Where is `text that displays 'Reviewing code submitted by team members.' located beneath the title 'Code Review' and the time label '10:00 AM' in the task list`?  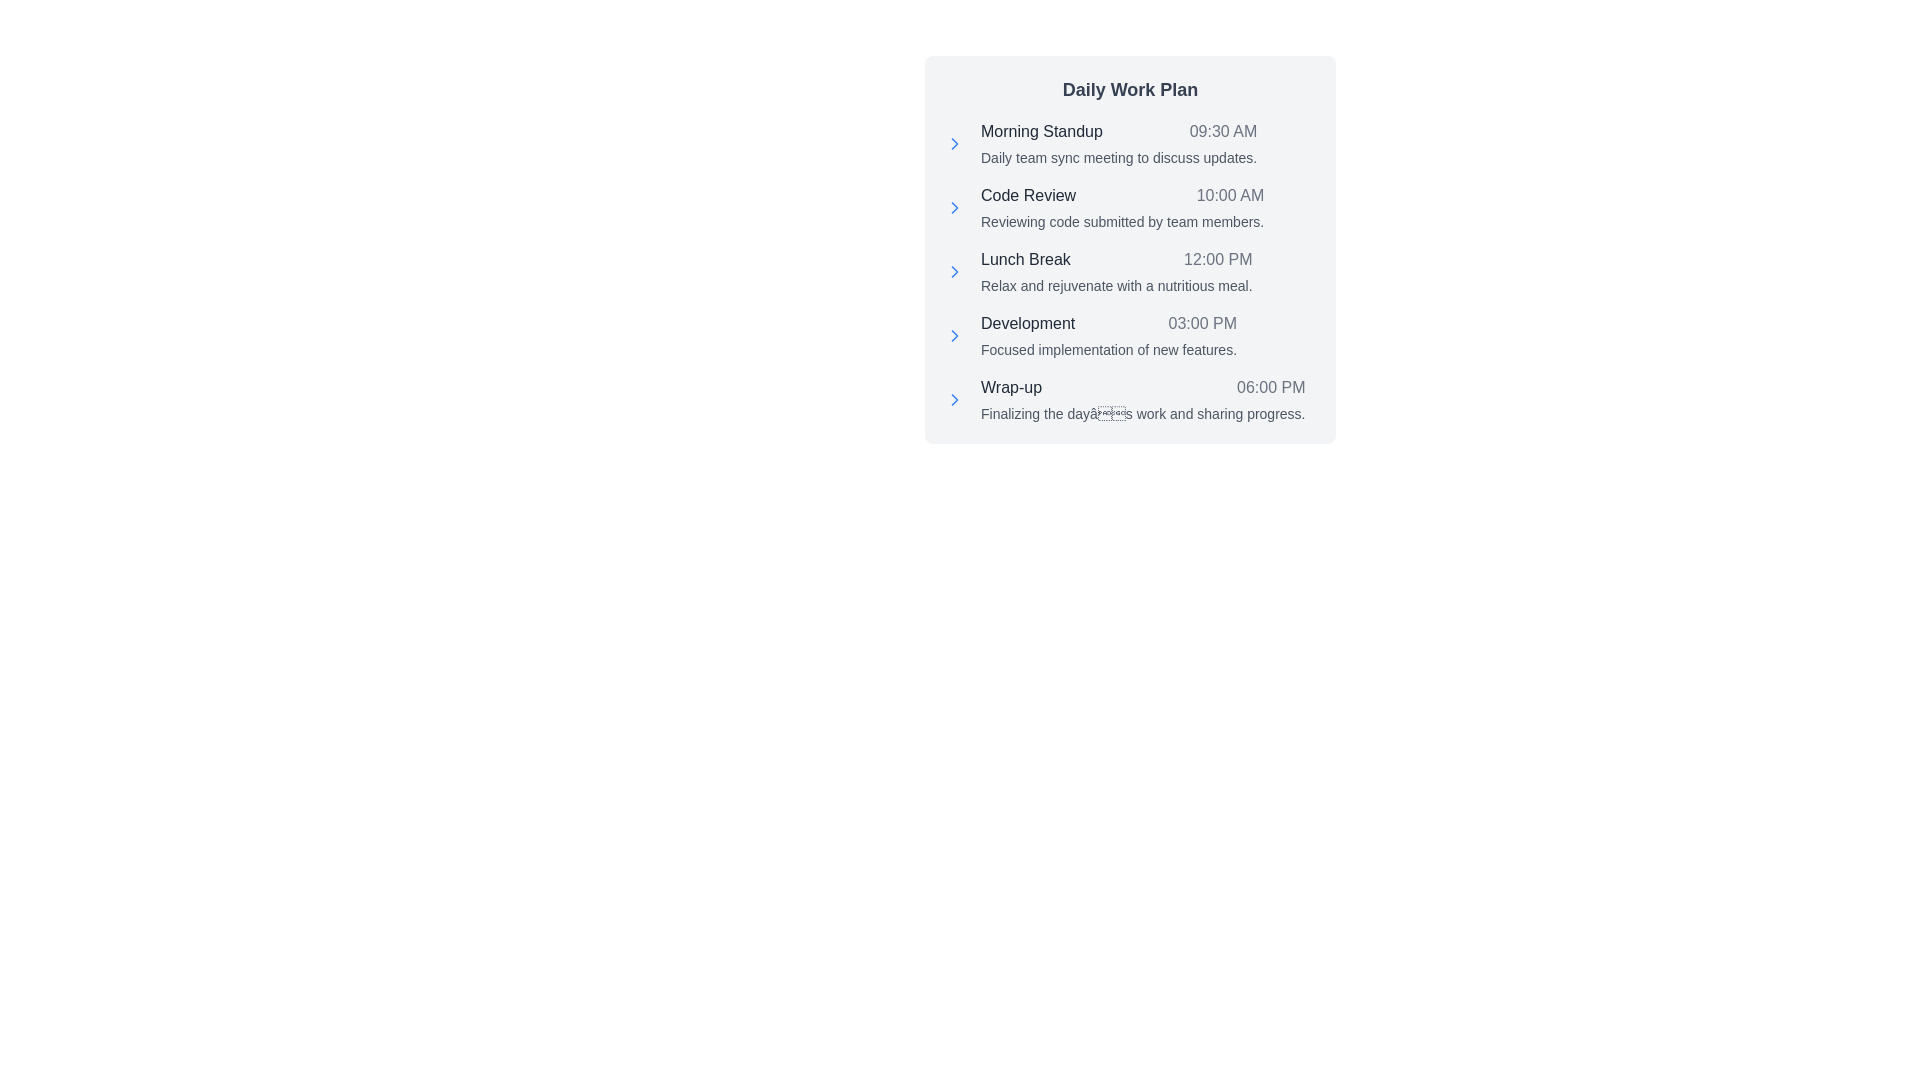
text that displays 'Reviewing code submitted by team members.' located beneath the title 'Code Review' and the time label '10:00 AM' in the task list is located at coordinates (1122, 222).